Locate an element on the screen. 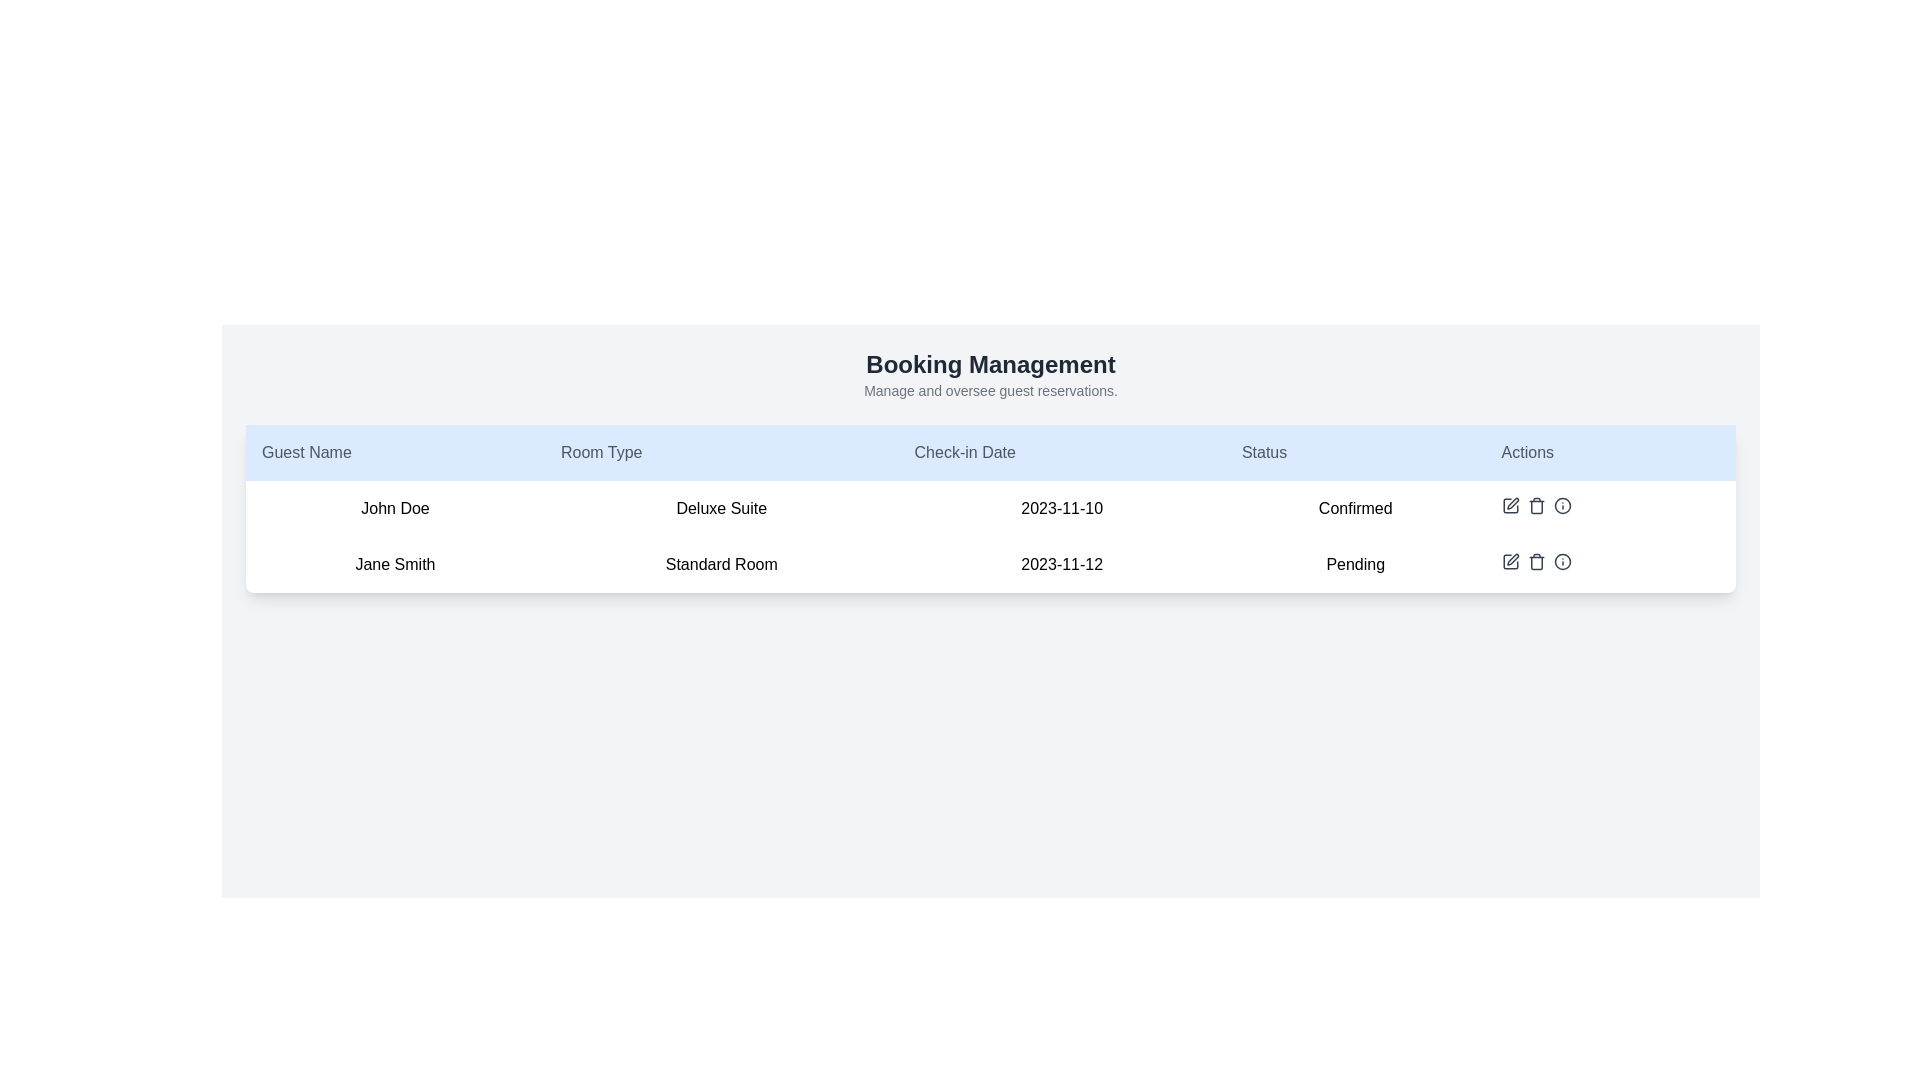 The height and width of the screenshot is (1080, 1920). the trash bin icon in the 'Actions' column of the 'Pending' row under the 'Booking Management' header is located at coordinates (1535, 563).